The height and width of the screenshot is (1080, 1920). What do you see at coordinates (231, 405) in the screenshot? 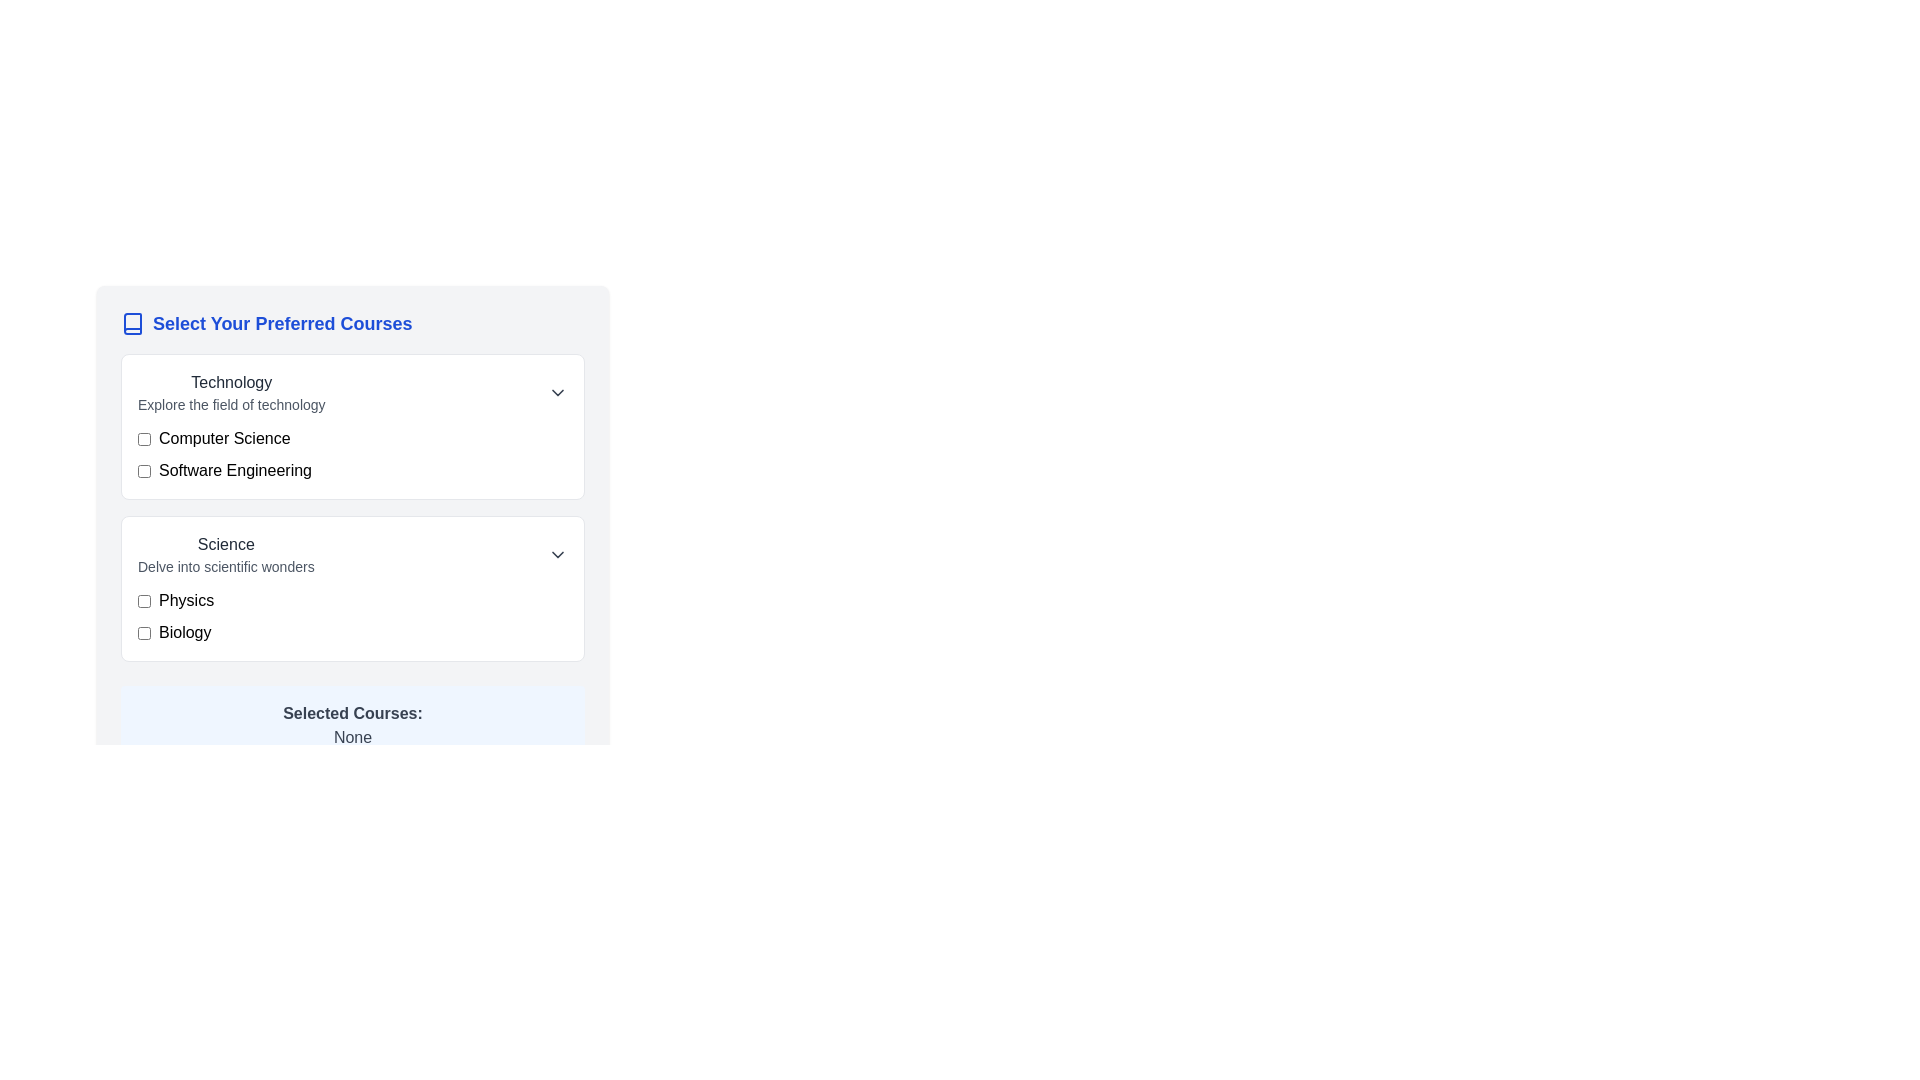
I see `the text label displaying 'Explore the field of technology', which is styled in gray and located directly below the 'Technology' heading` at bounding box center [231, 405].